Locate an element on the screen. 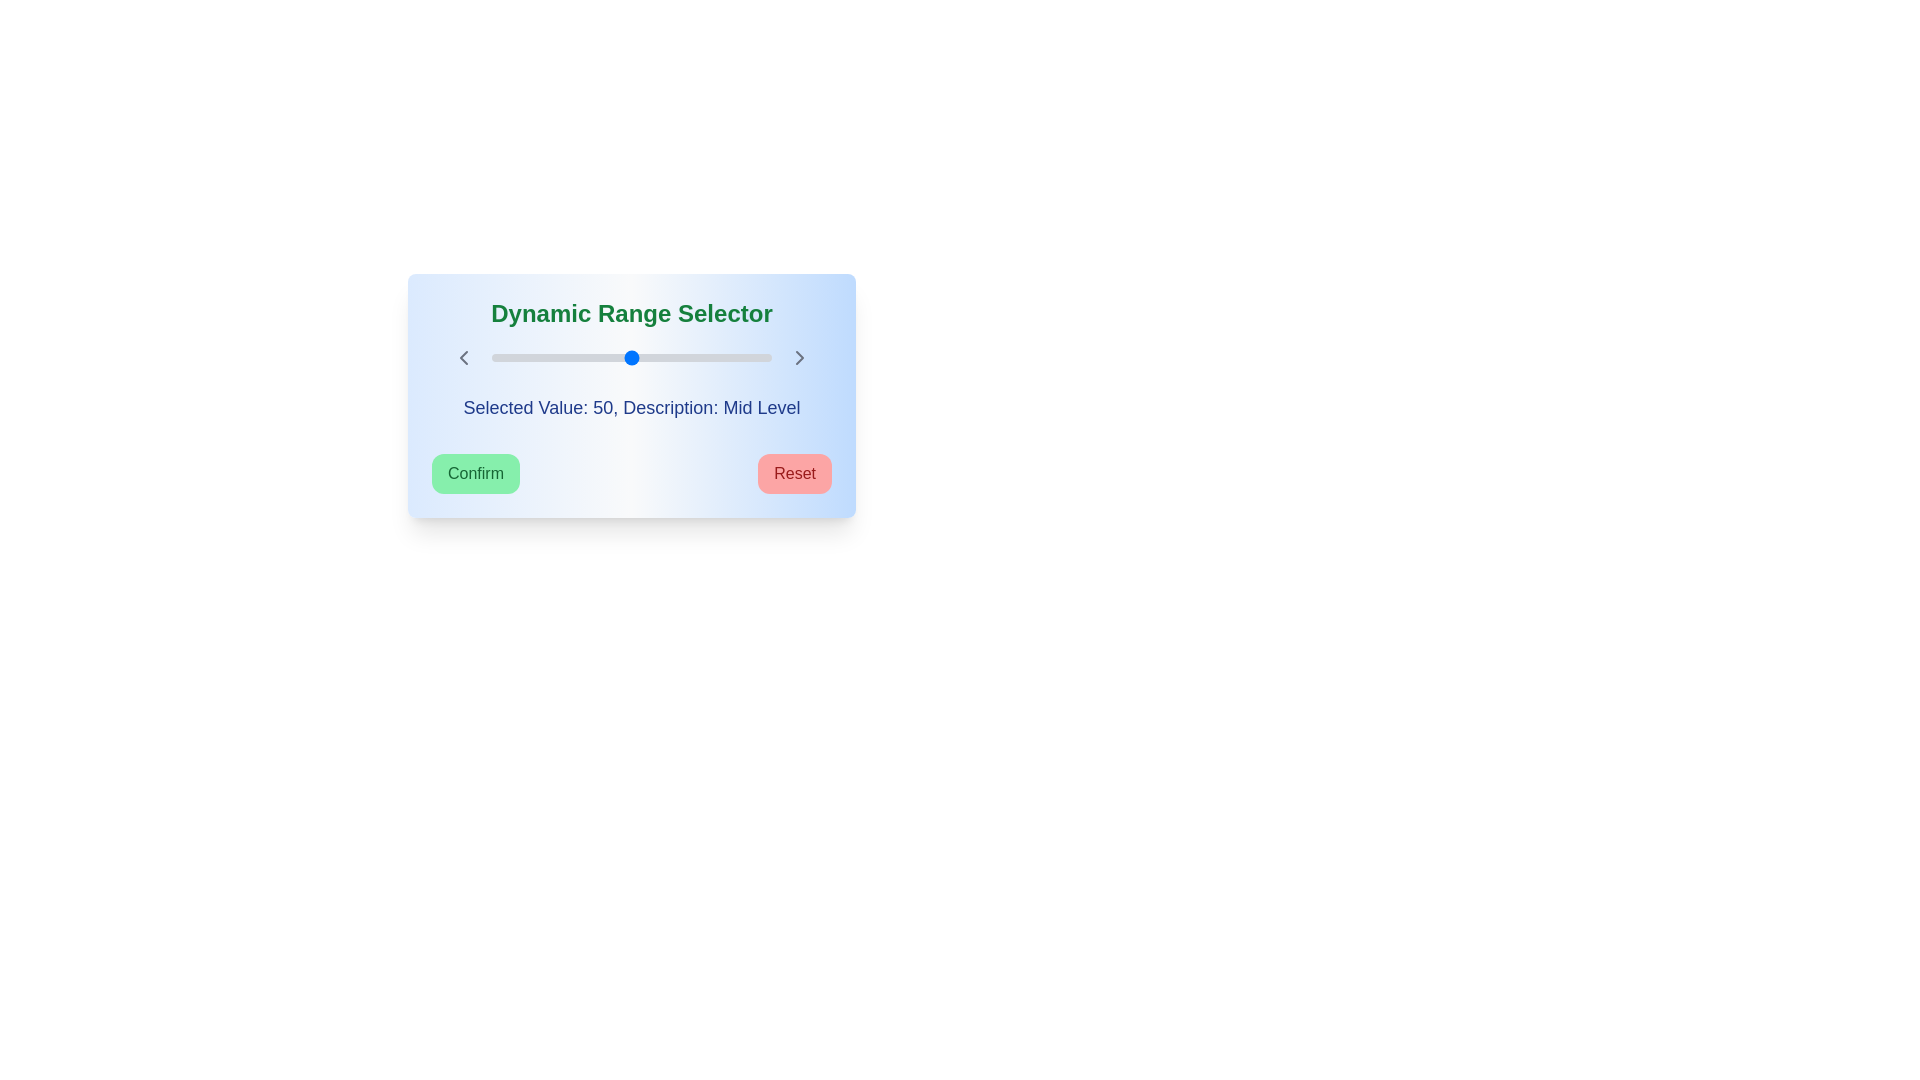  the slider is located at coordinates (556, 357).